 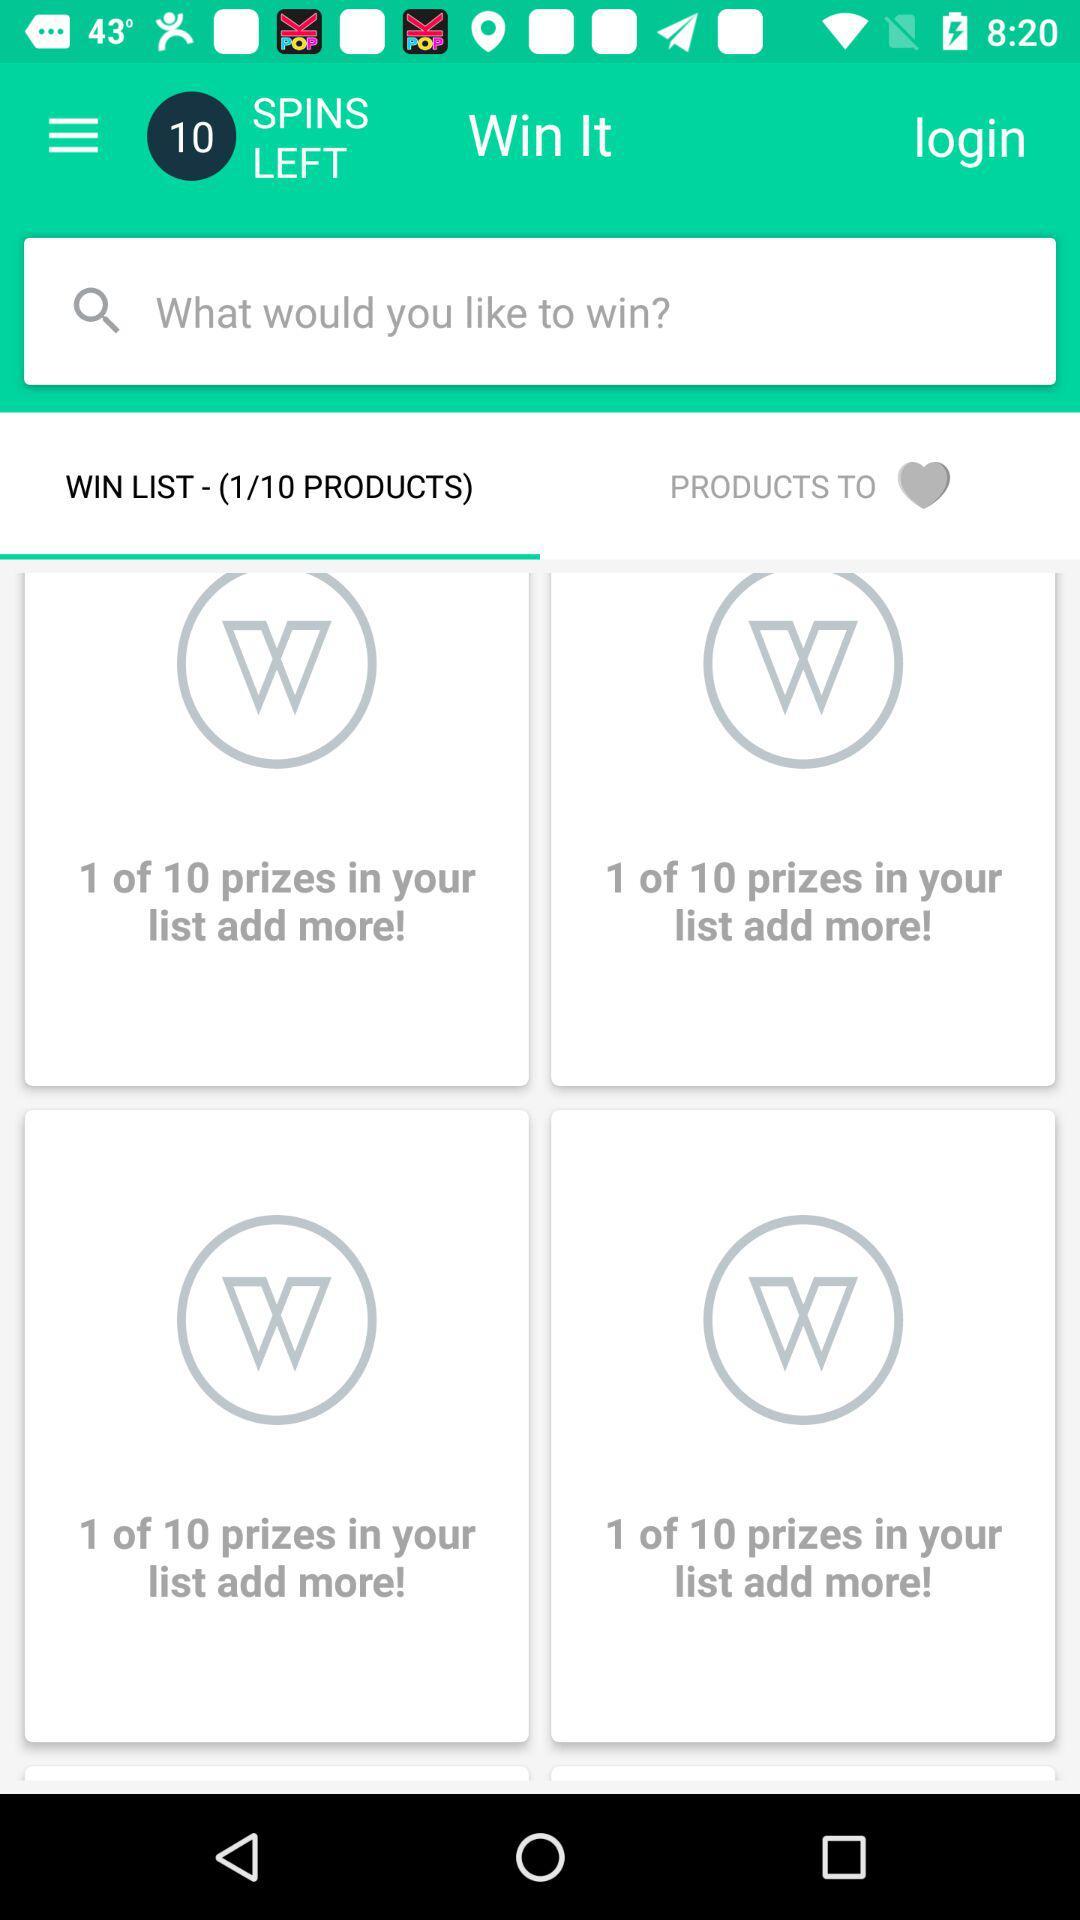 I want to click on item to the left of the 10, so click(x=72, y=135).